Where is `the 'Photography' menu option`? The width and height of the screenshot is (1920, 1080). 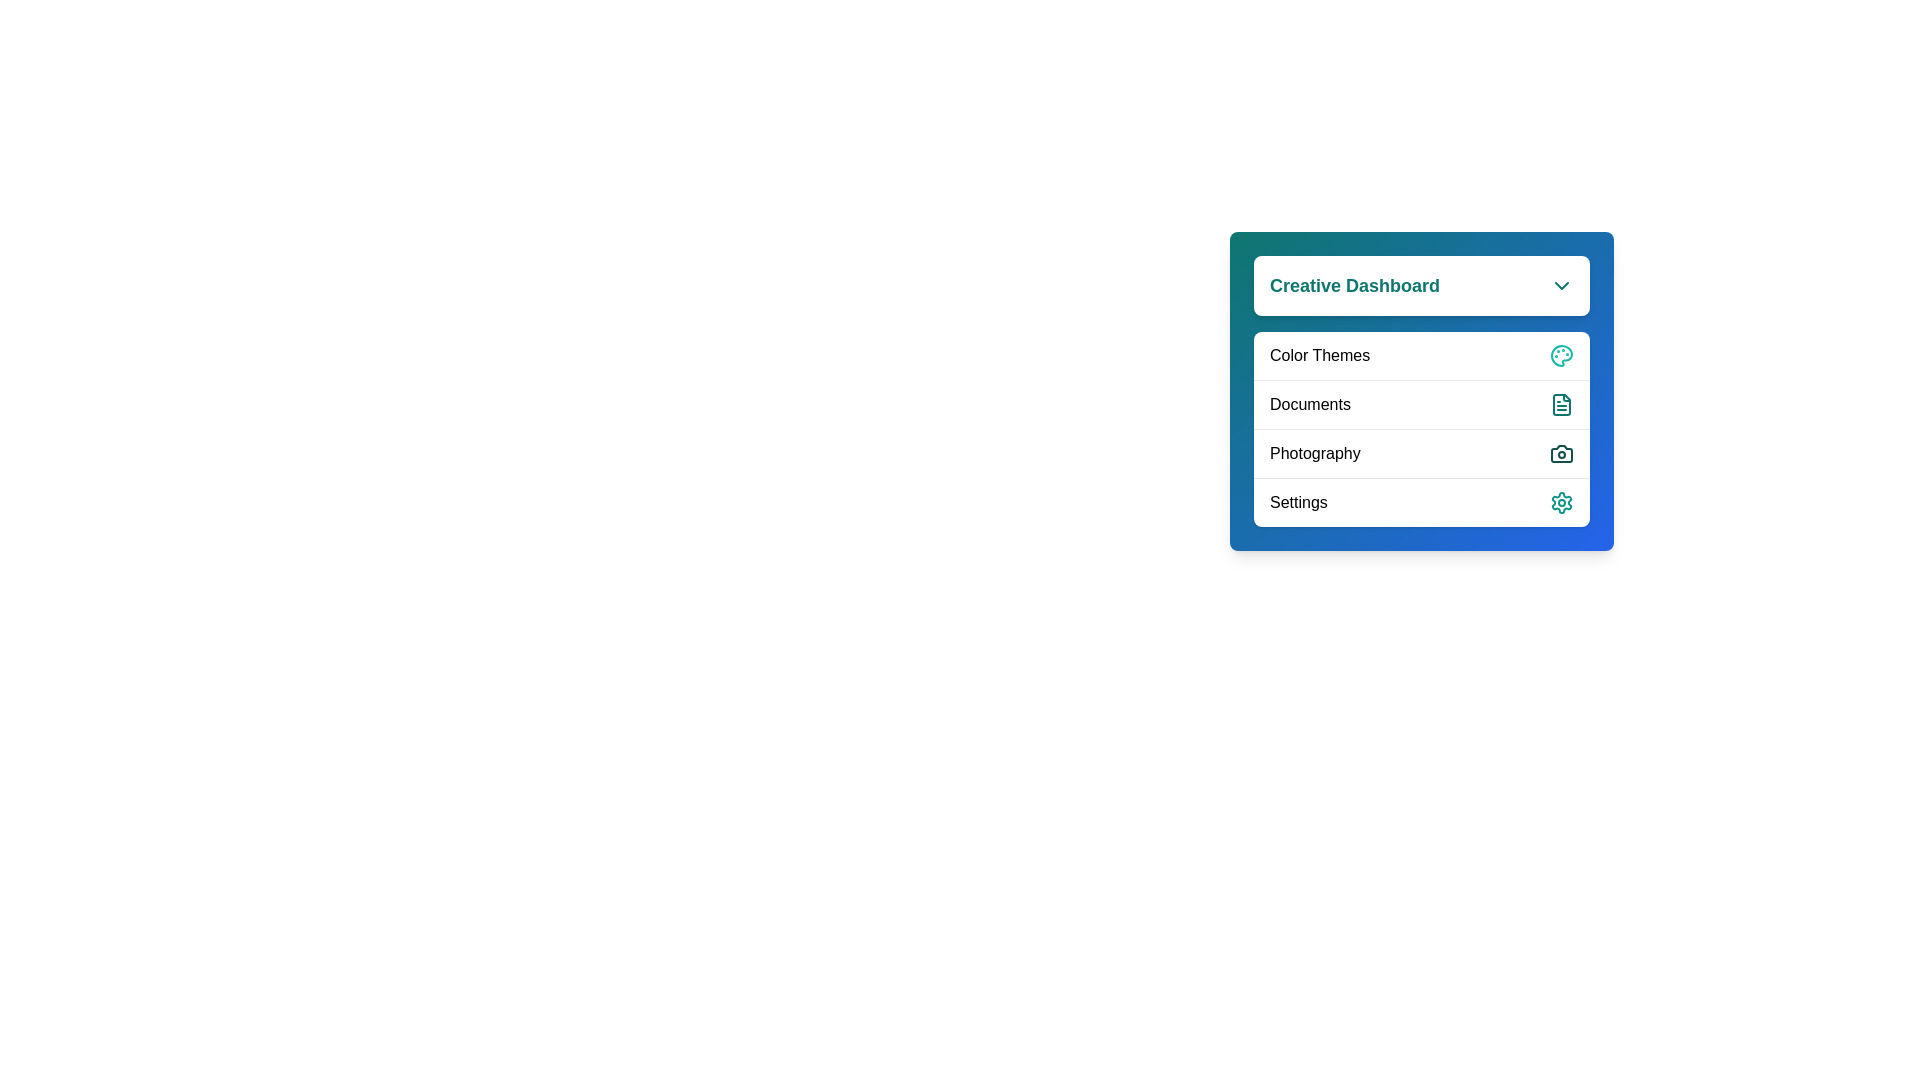 the 'Photography' menu option is located at coordinates (1420, 453).